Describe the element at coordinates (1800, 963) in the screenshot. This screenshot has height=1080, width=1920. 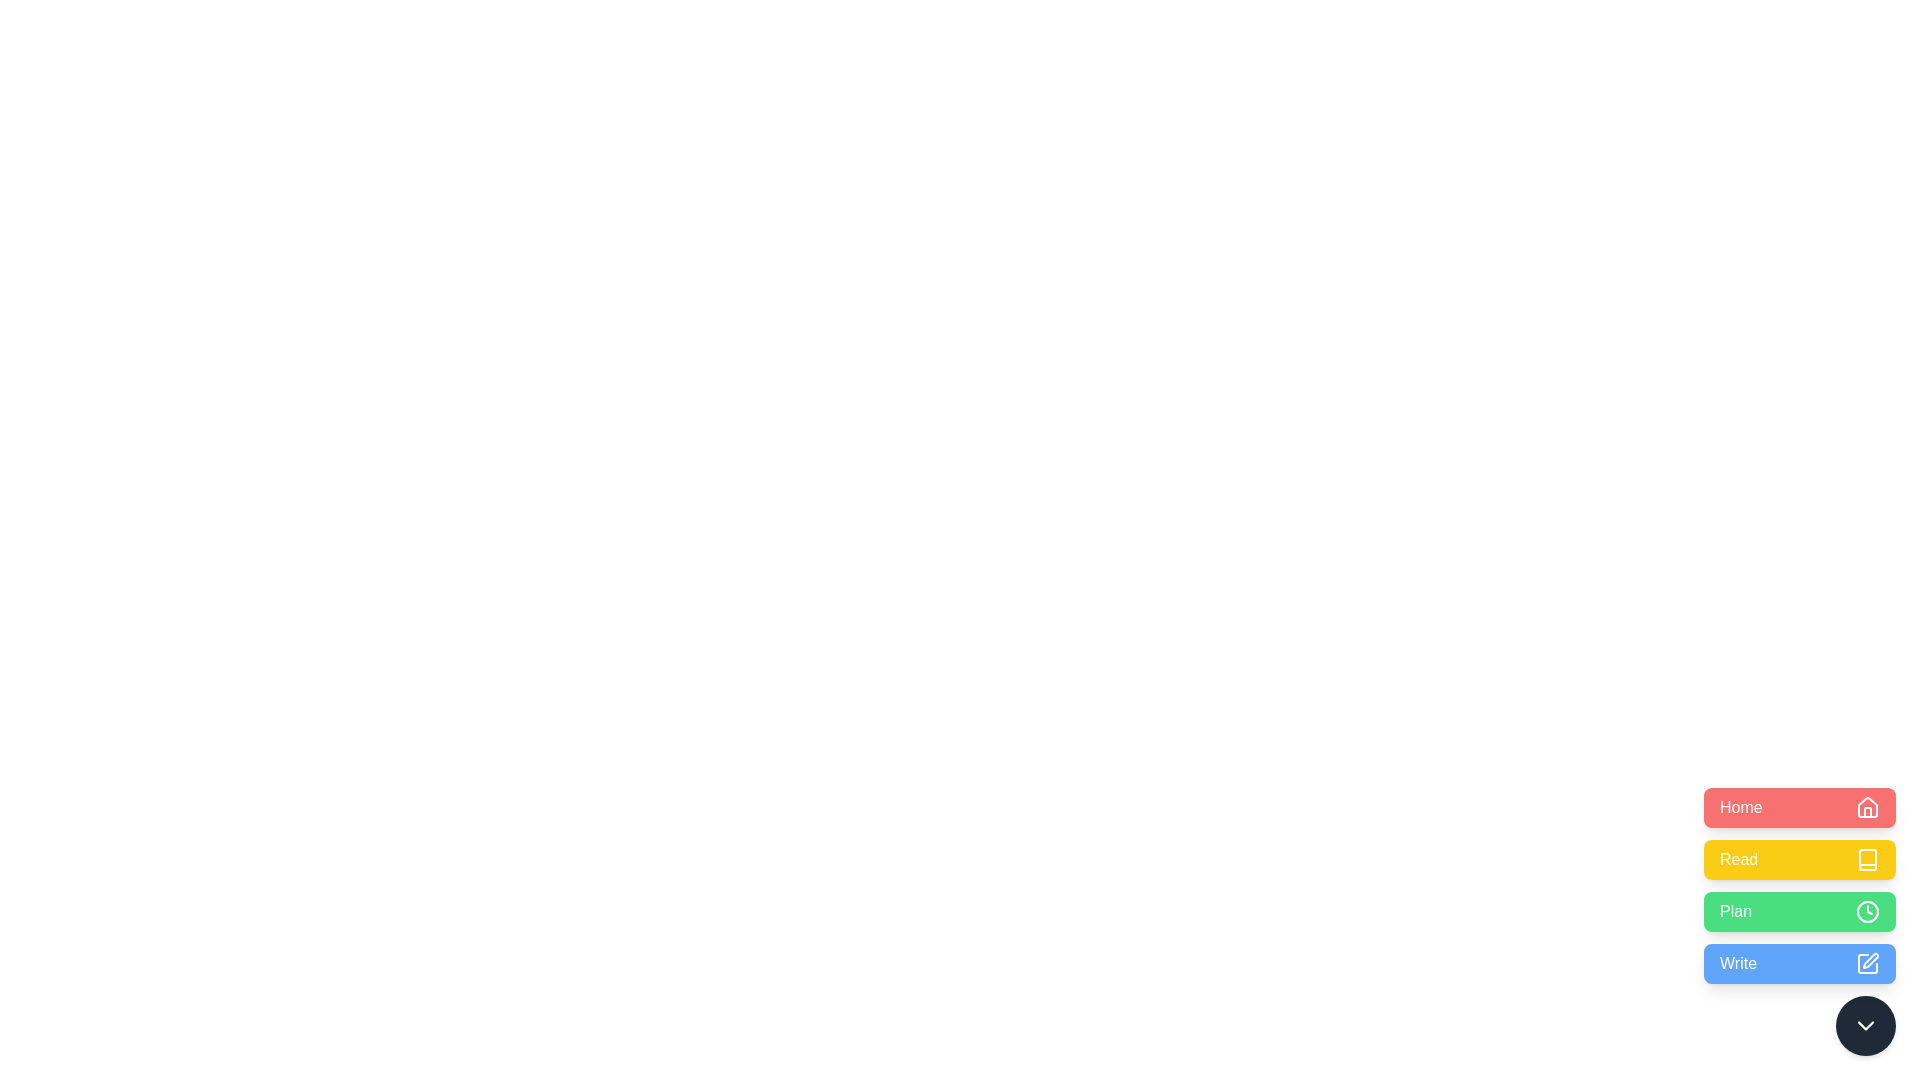
I see `the Write button` at that location.